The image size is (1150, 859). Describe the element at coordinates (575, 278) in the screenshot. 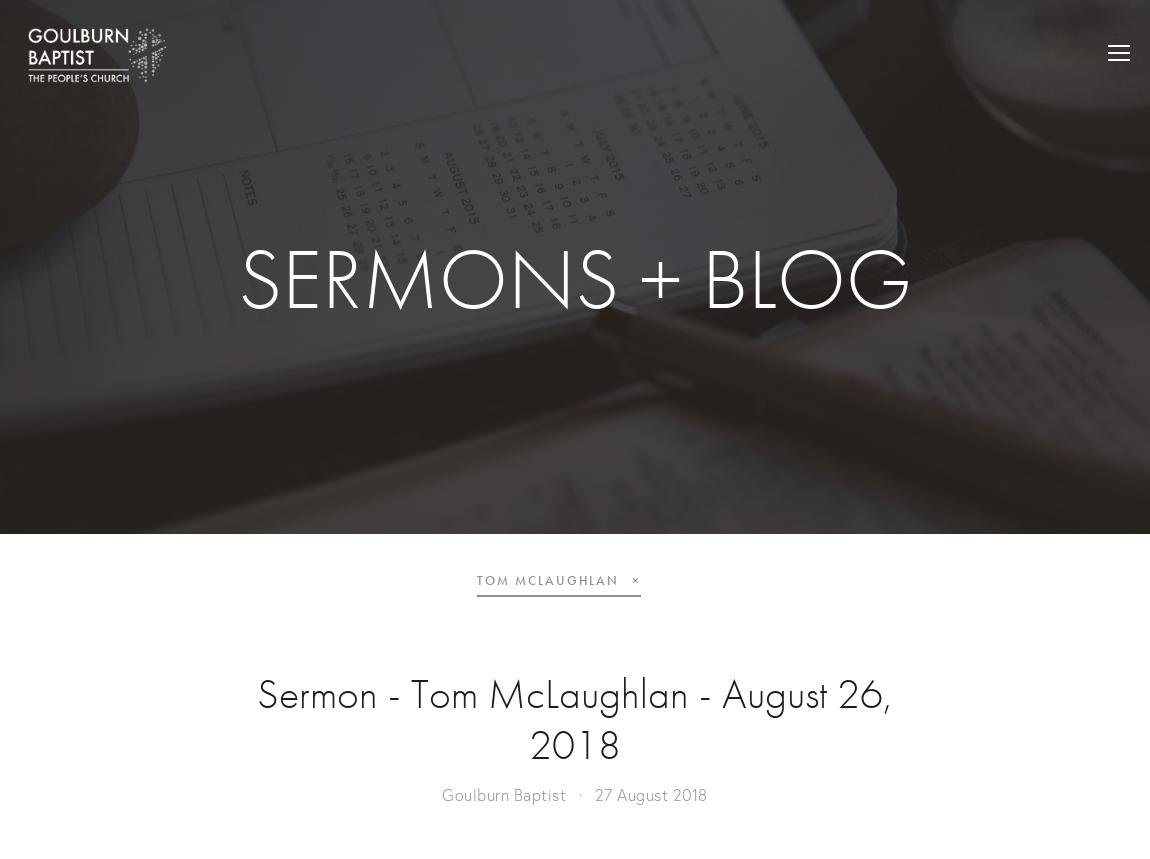

I see `'SERMONS + BLOG'` at that location.